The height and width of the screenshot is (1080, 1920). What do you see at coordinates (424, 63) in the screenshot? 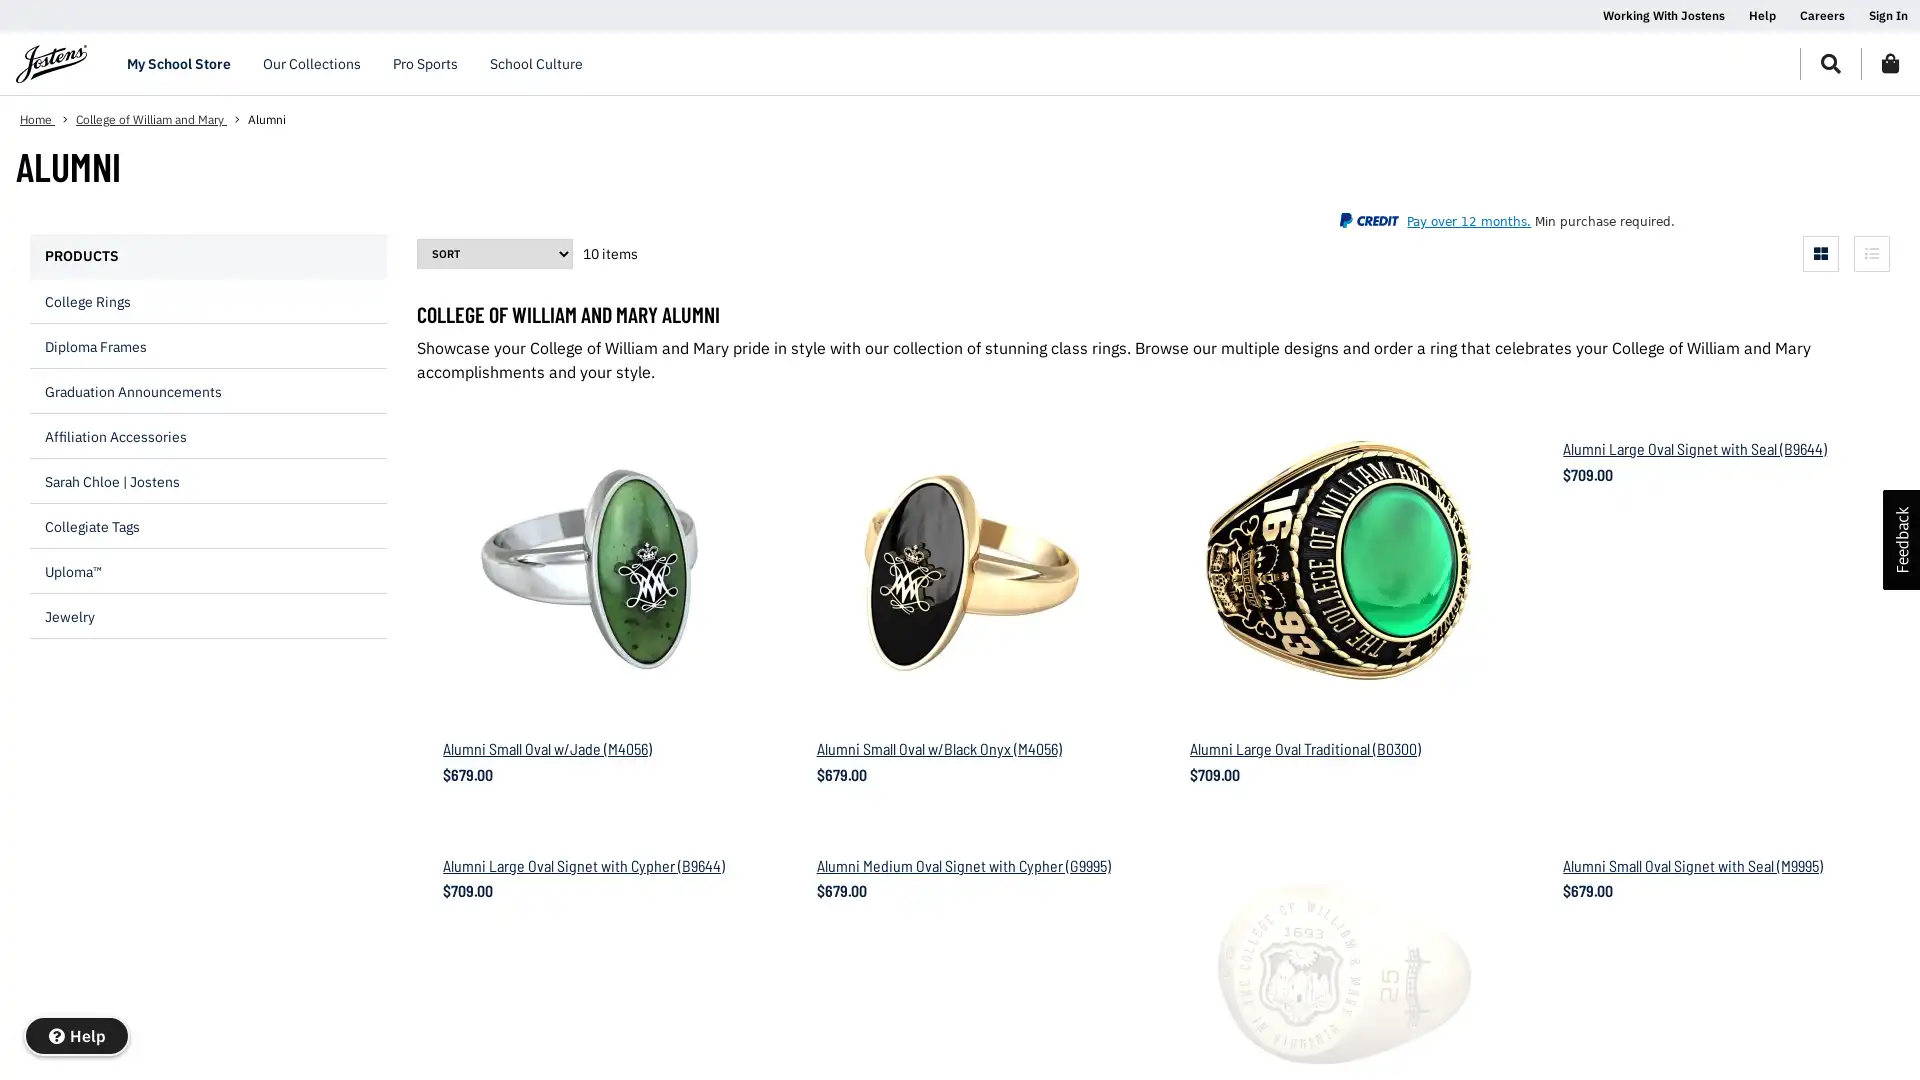
I see `Pro Sports` at bounding box center [424, 63].